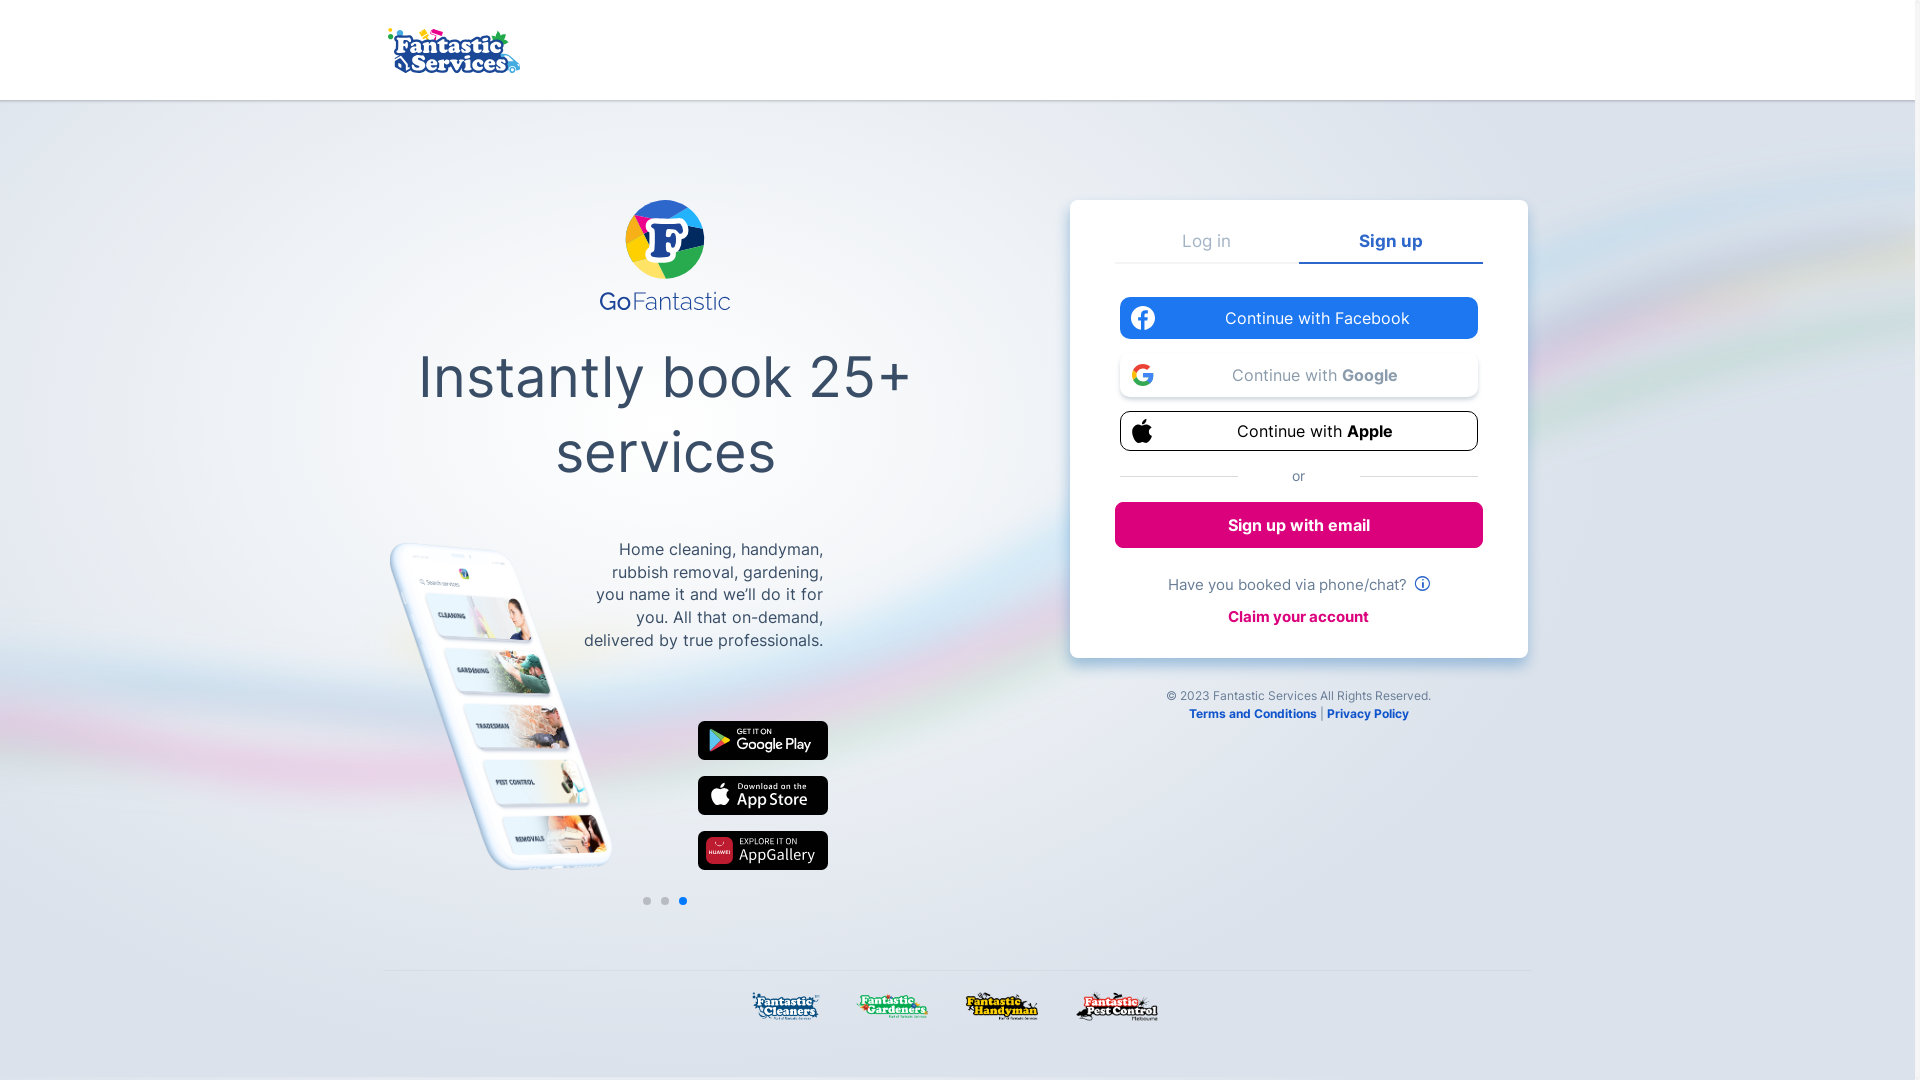  Describe the element at coordinates (1251, 712) in the screenshot. I see `'Terms and Conditions'` at that location.